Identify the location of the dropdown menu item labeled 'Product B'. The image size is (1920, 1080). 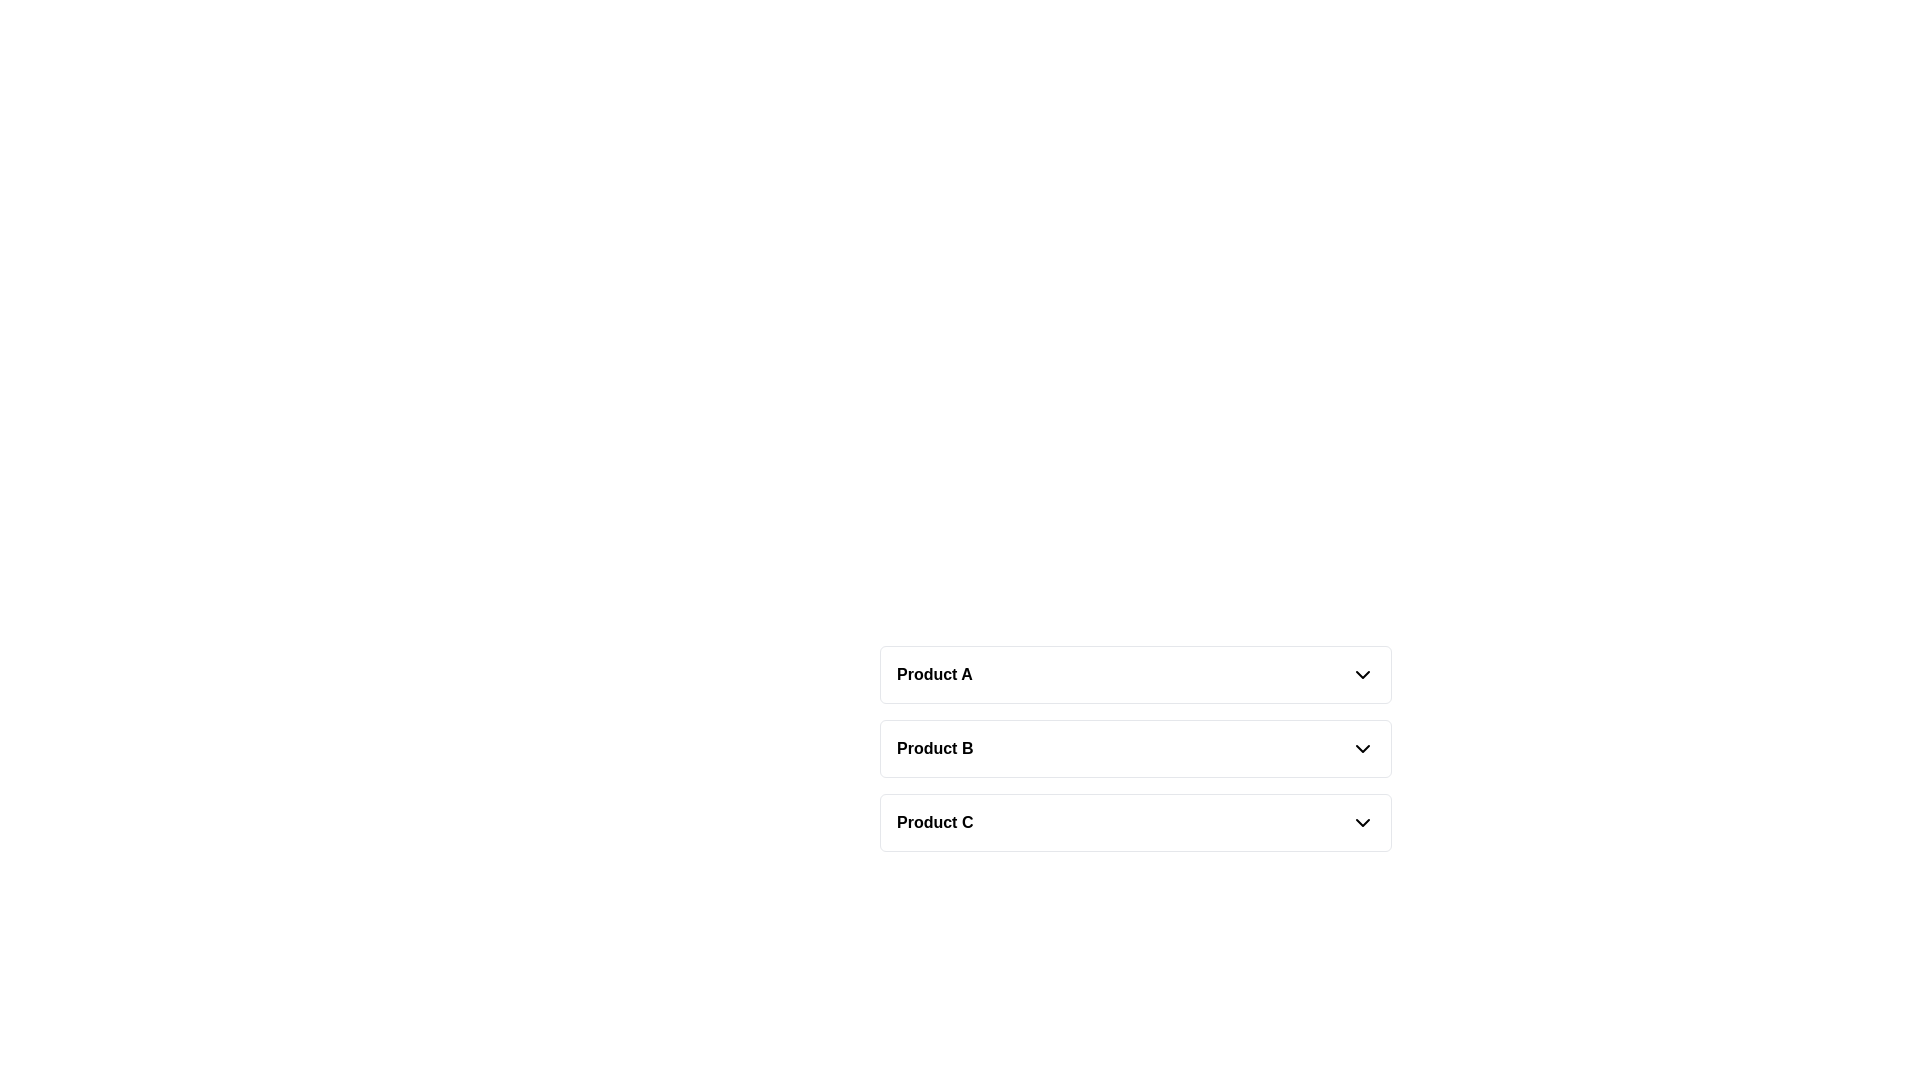
(1136, 748).